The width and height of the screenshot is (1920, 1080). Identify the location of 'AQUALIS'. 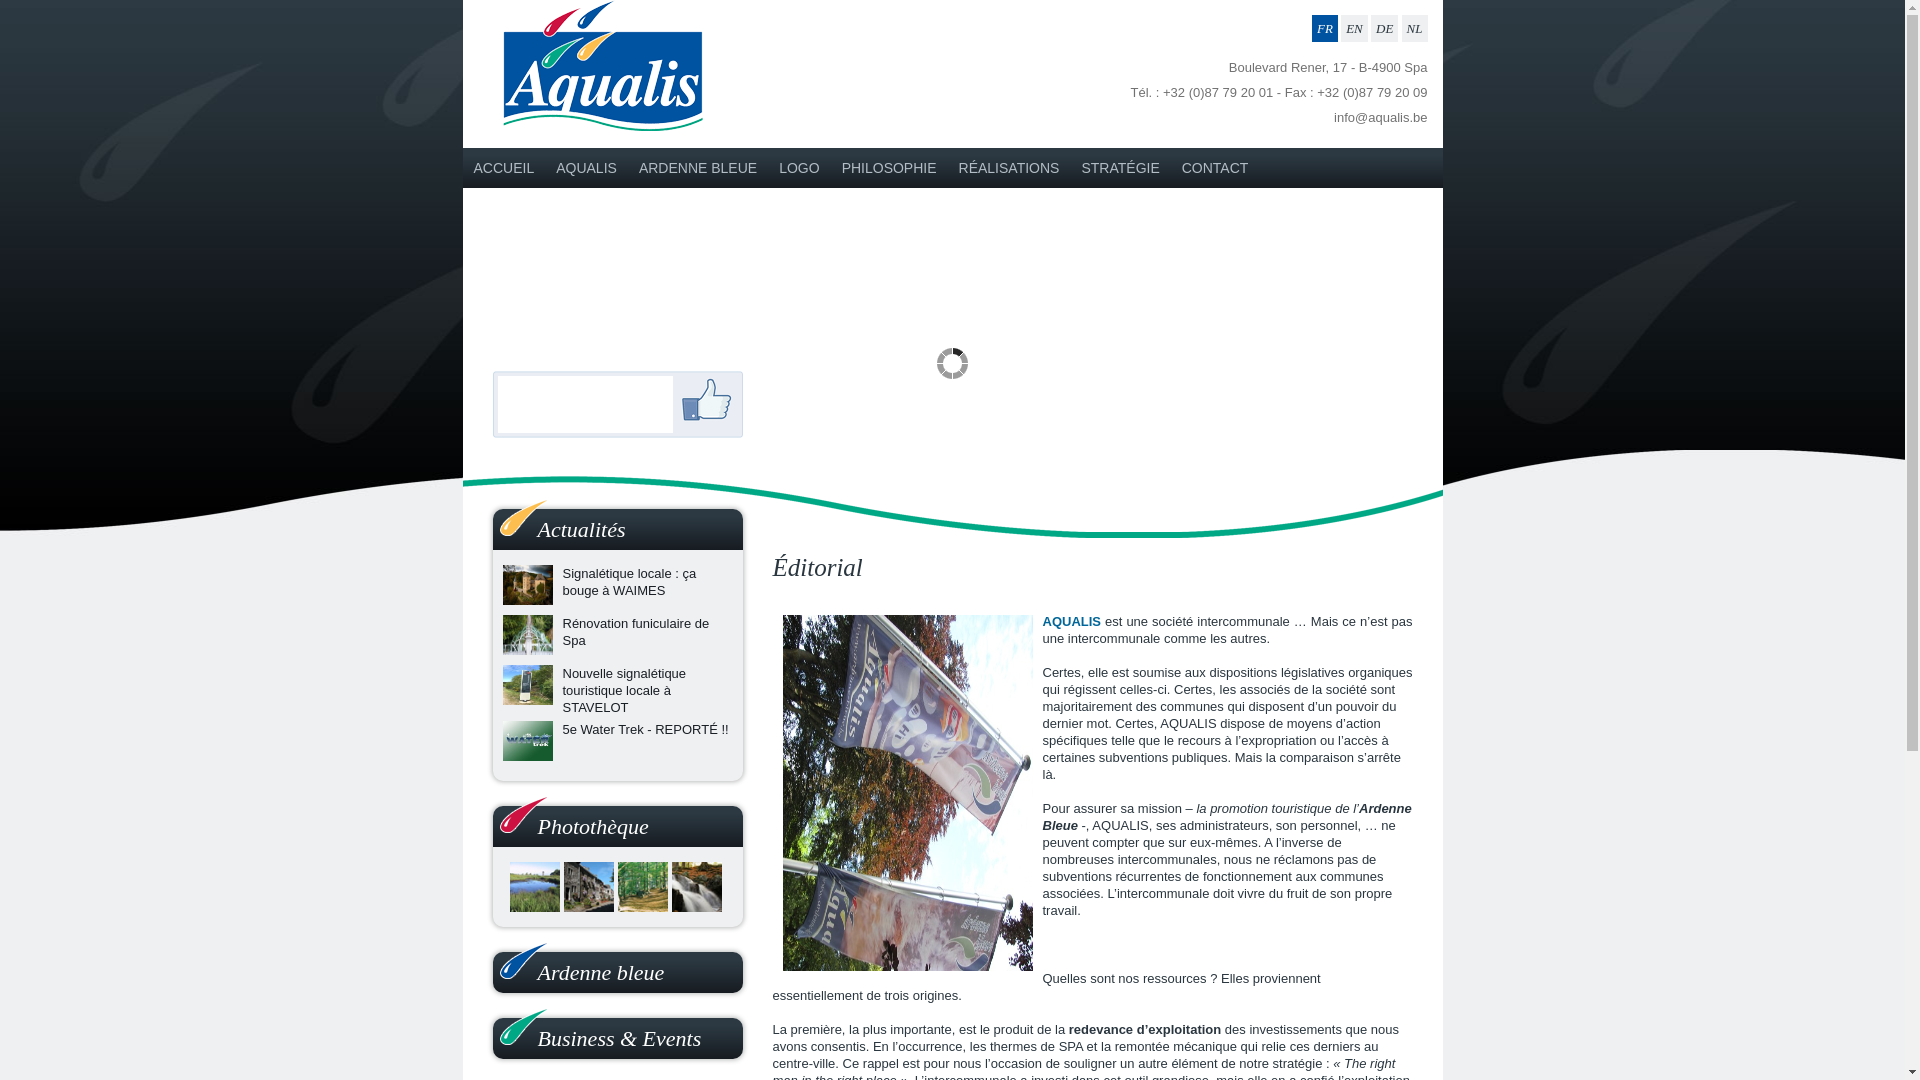
(585, 167).